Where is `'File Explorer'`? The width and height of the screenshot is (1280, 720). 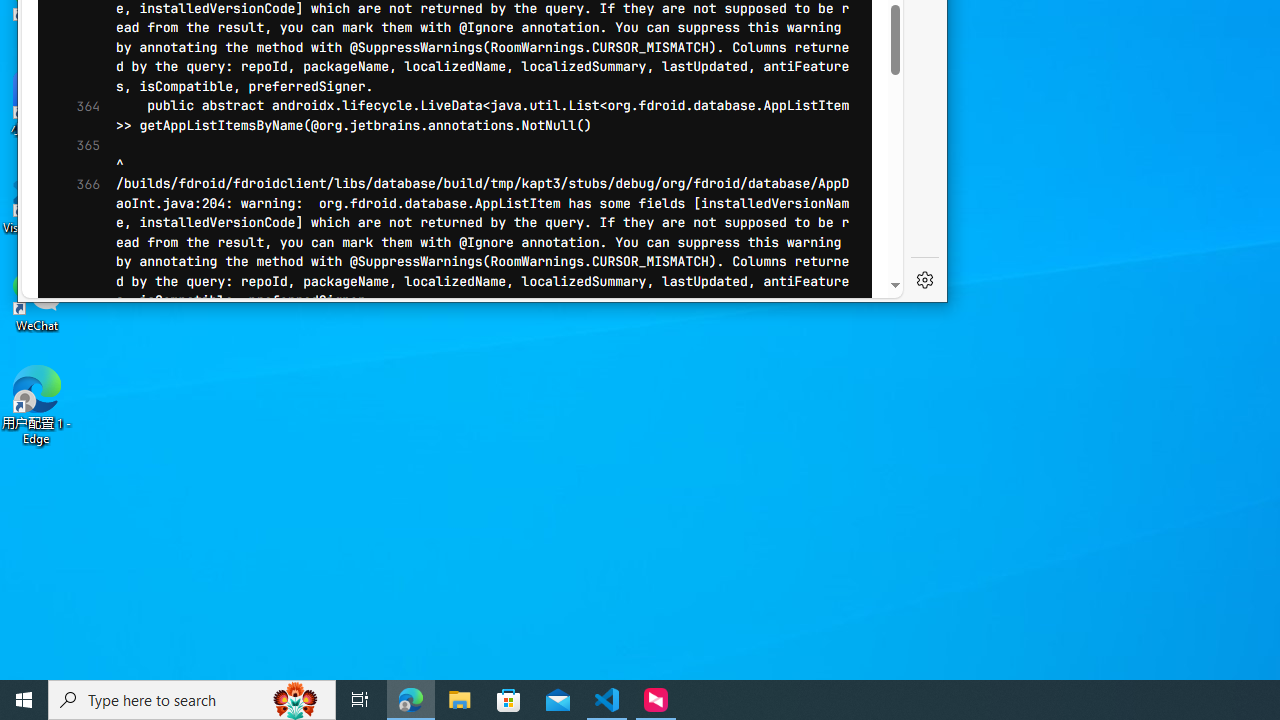
'File Explorer' is located at coordinates (459, 698).